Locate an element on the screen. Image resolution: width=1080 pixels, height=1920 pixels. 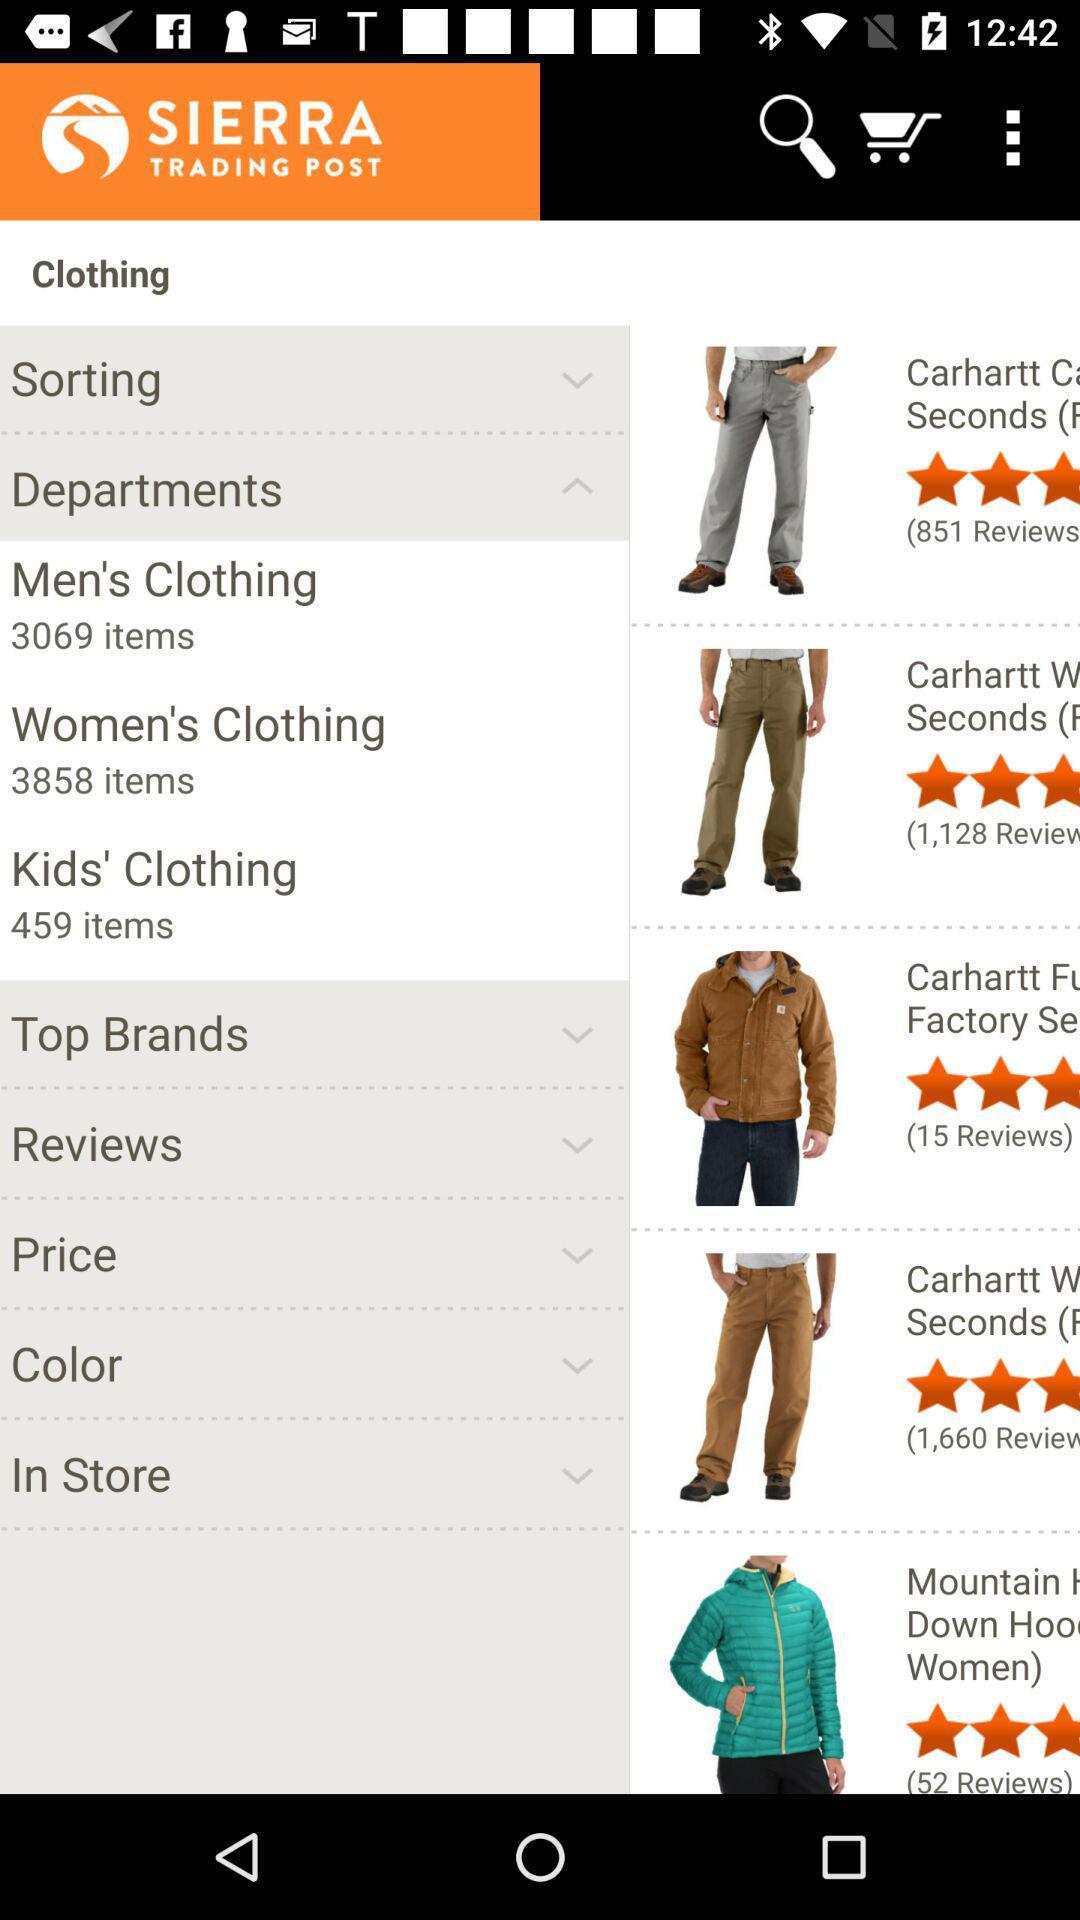
icon below (1,128 reviews) is located at coordinates (992, 997).